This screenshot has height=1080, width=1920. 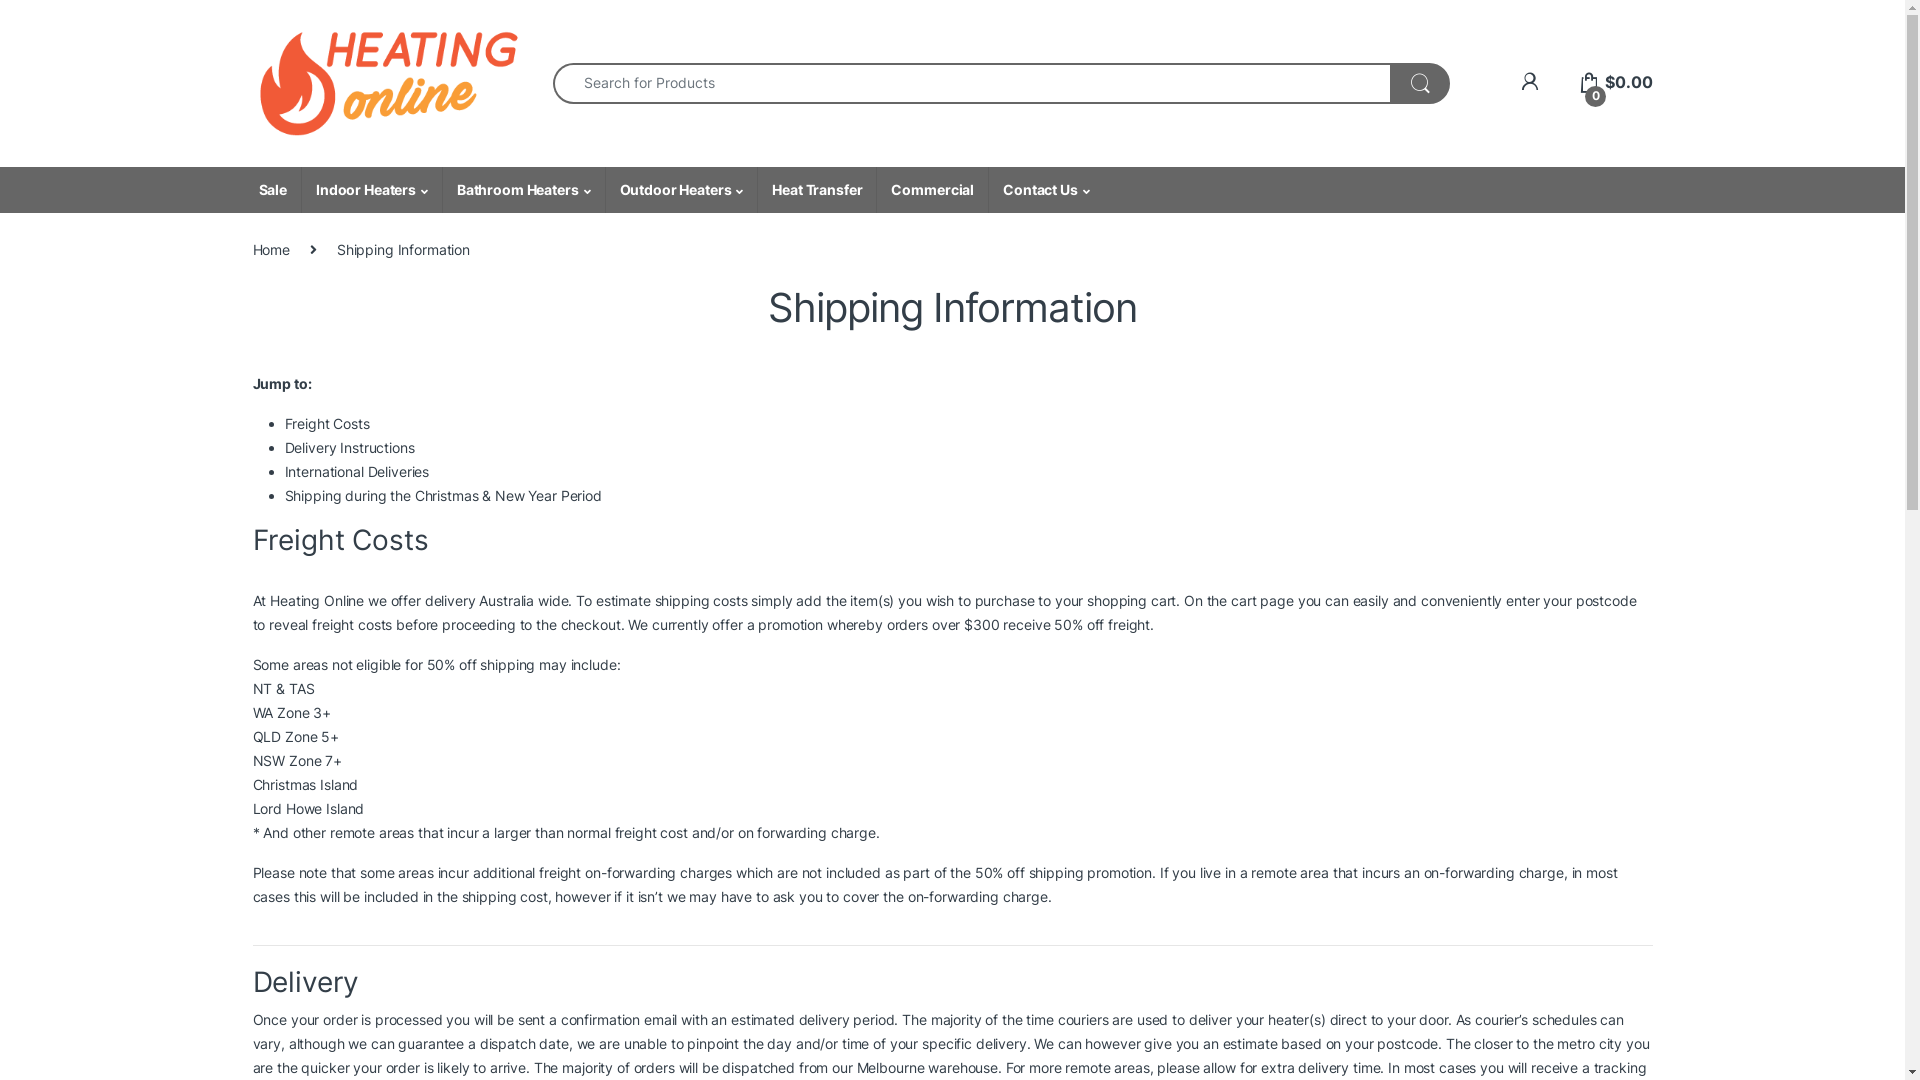 I want to click on 'Sale', so click(x=243, y=189).